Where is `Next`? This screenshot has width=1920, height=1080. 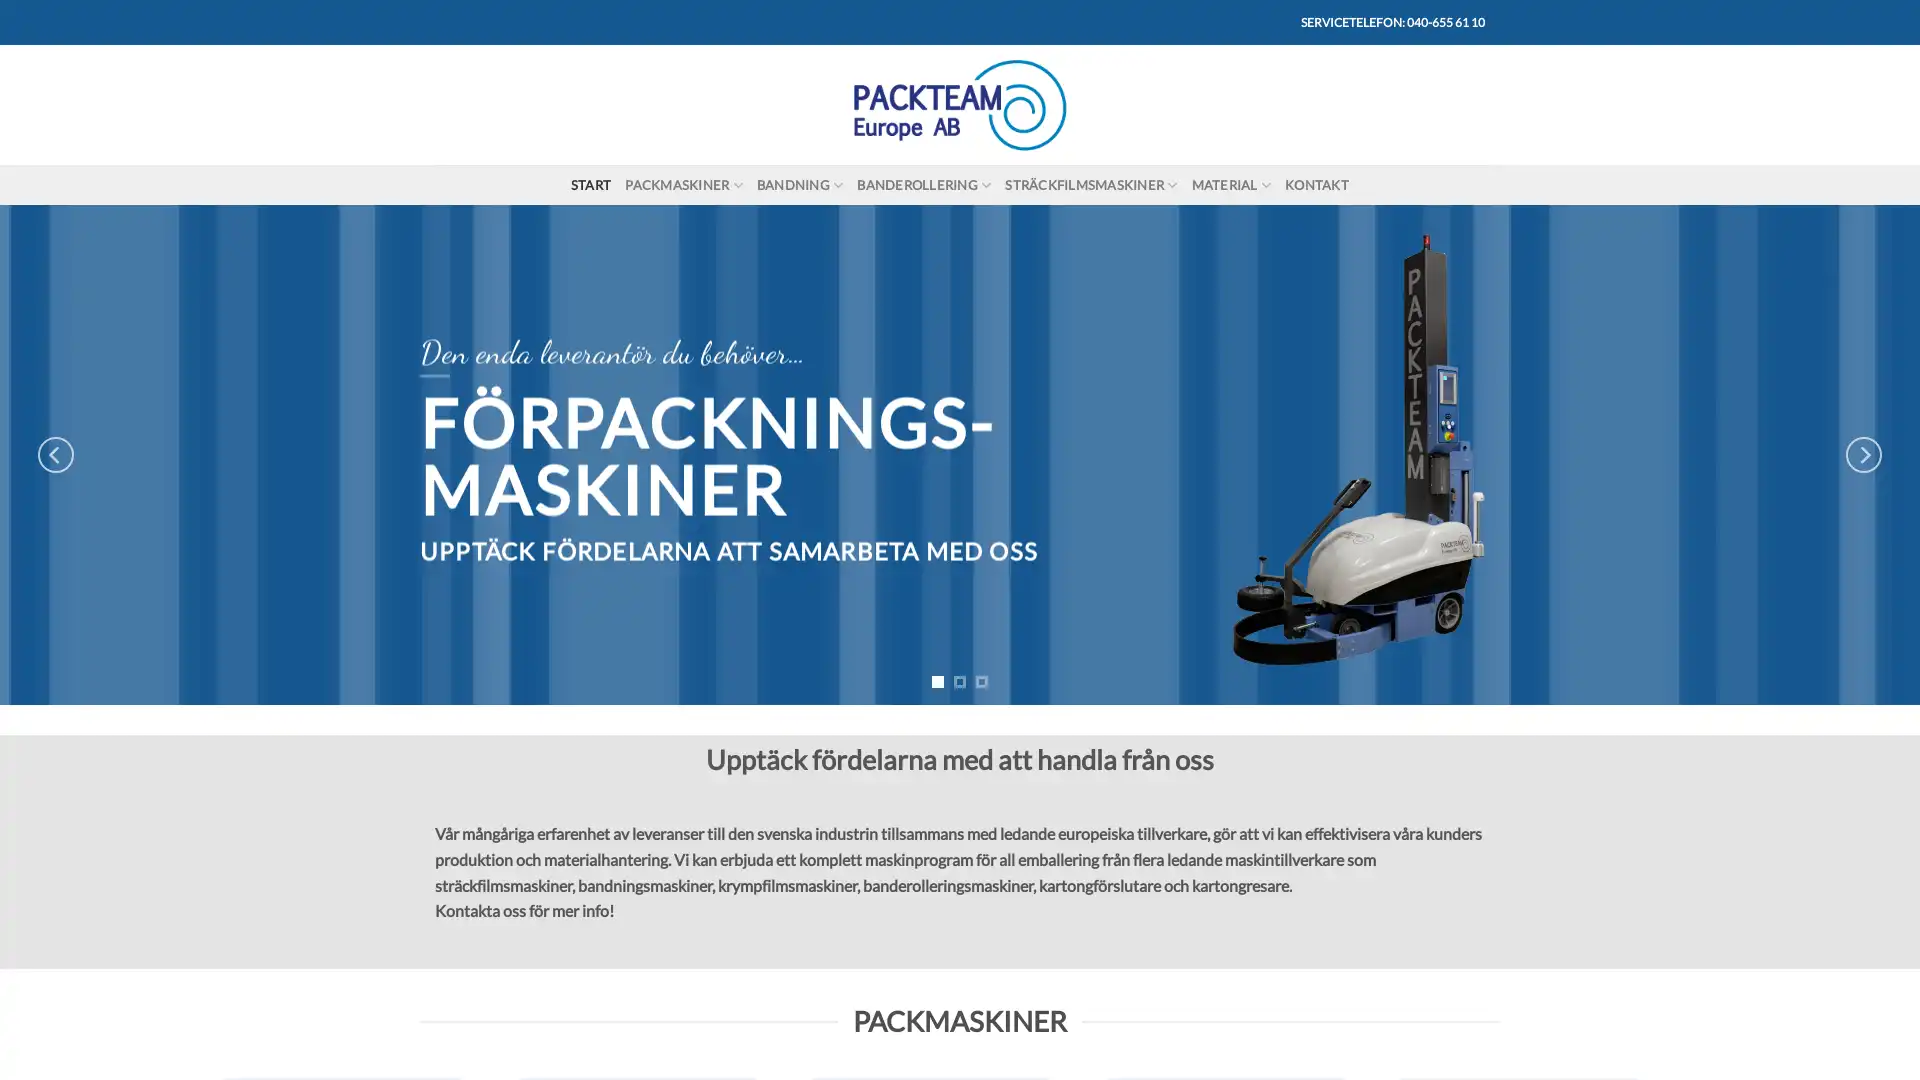
Next is located at coordinates (1481, 752).